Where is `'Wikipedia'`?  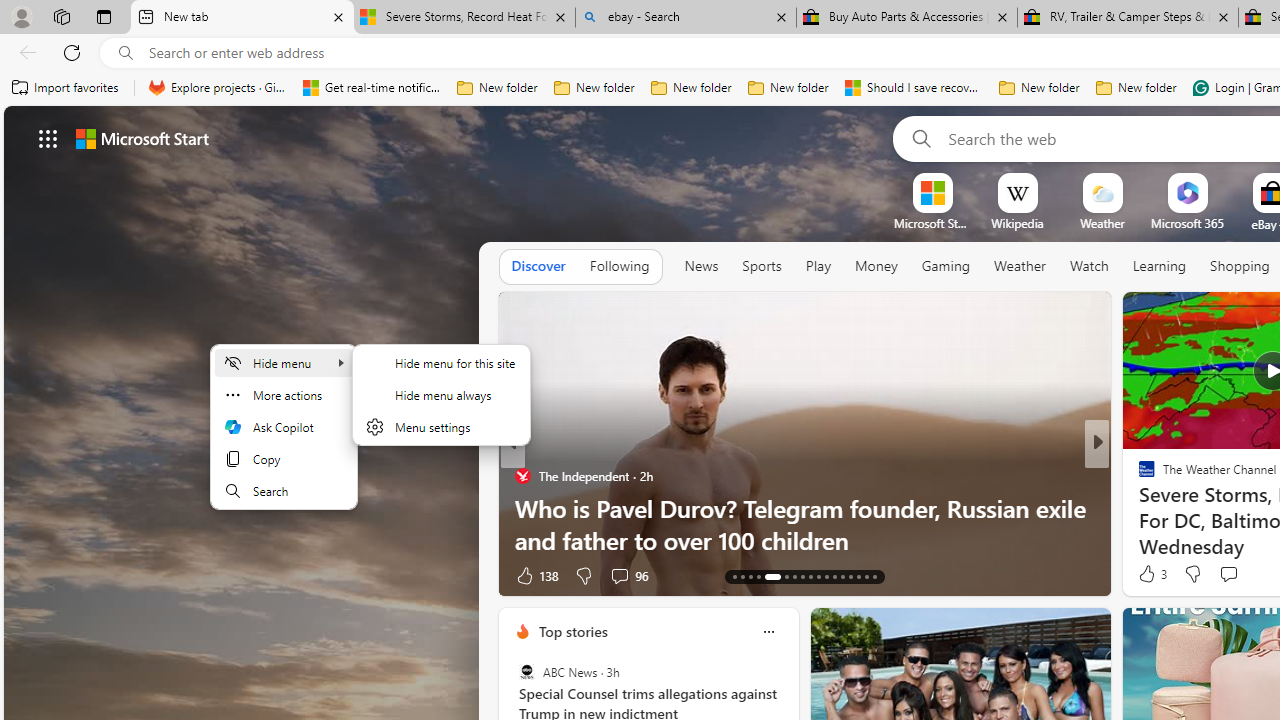 'Wikipedia' is located at coordinates (1017, 223).